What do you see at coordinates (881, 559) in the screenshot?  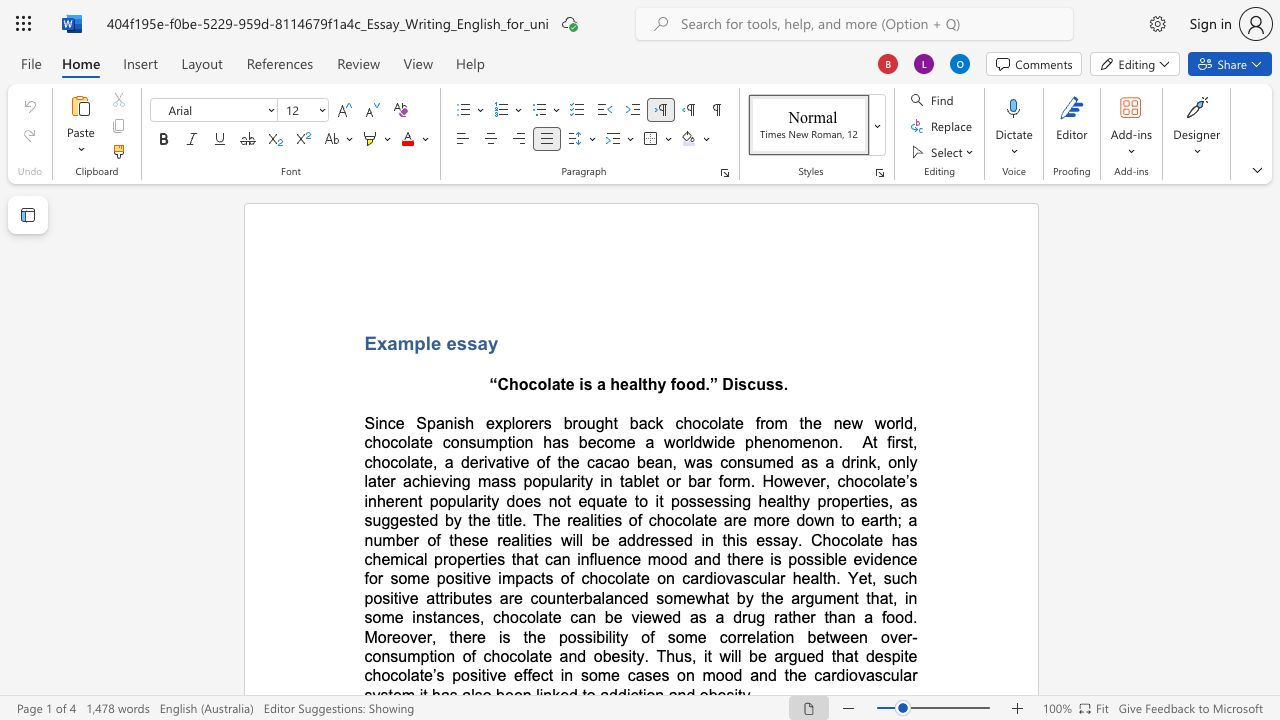 I see `the space between the continuous character "d" and "e" in the text` at bounding box center [881, 559].